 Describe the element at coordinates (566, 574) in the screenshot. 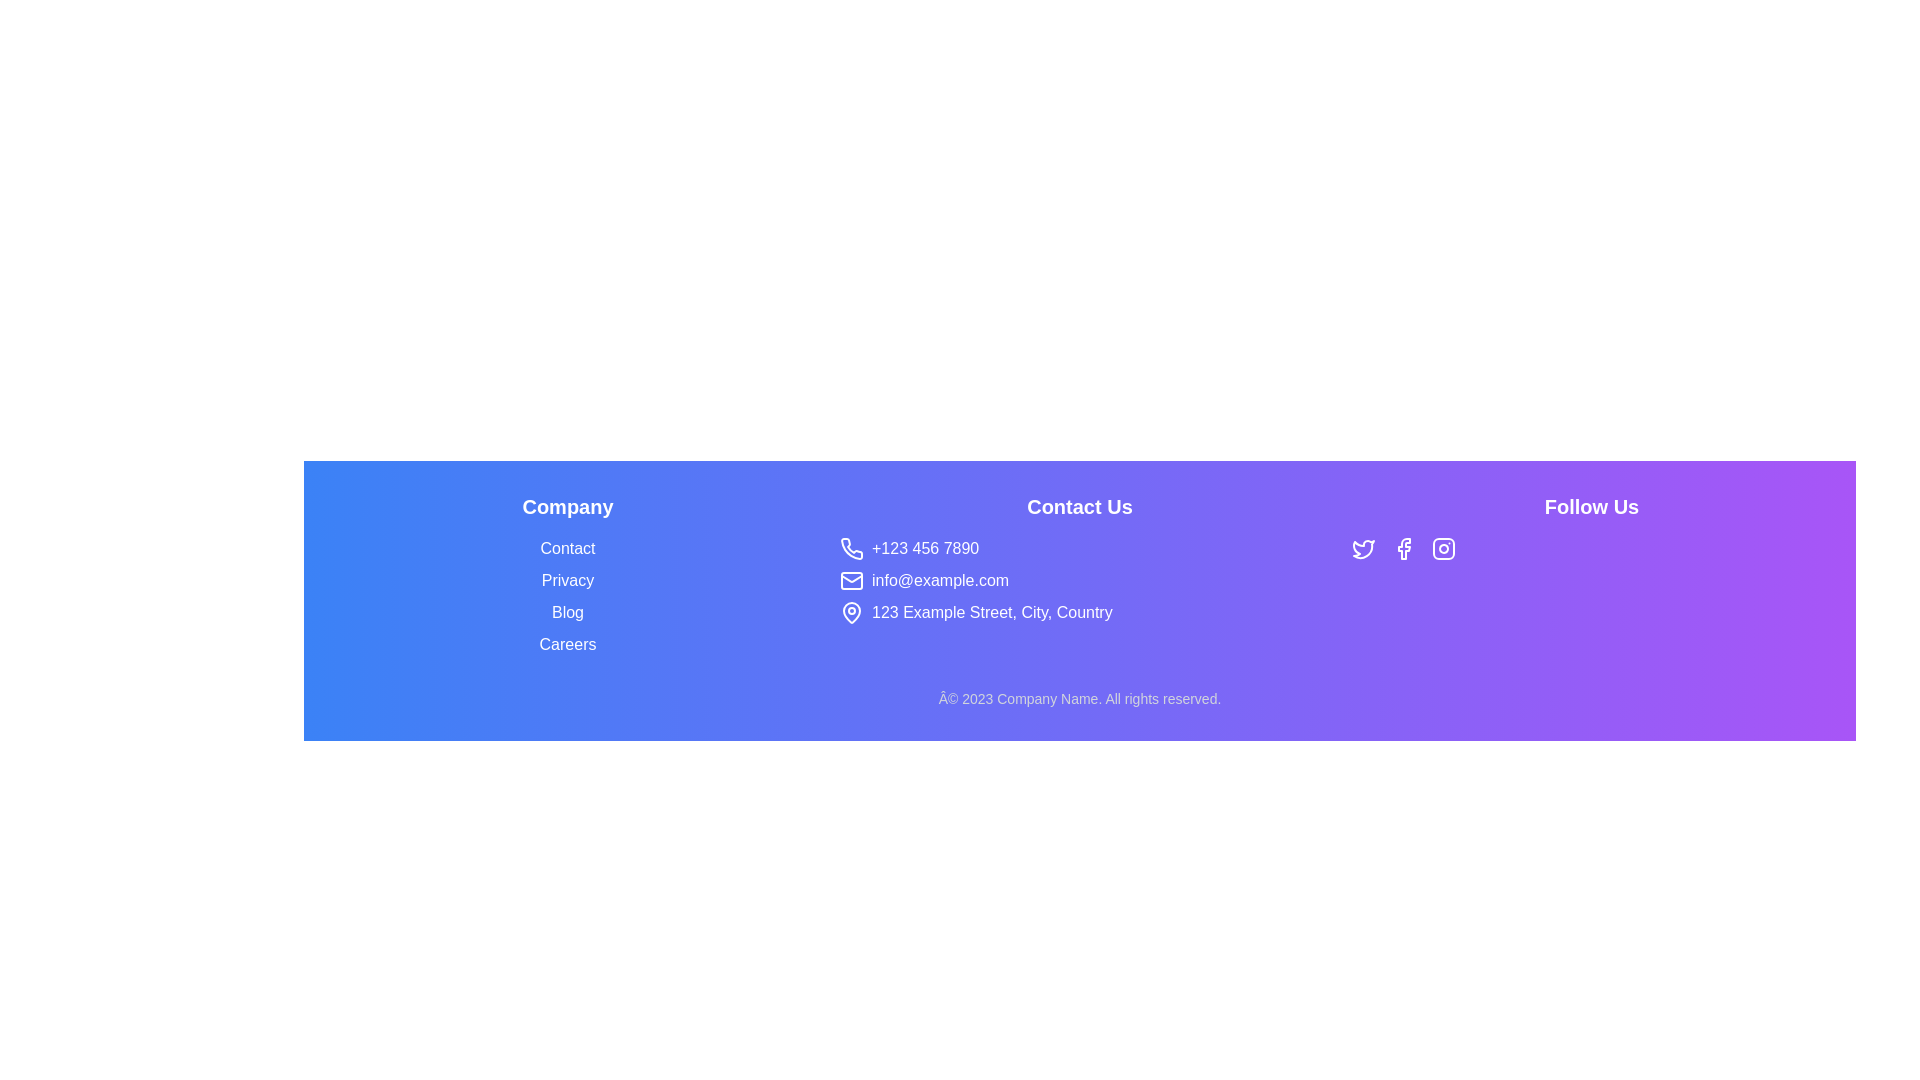

I see `the 'Privacy' hyperlink text, which is the second item in a list under the 'Company' heading, located in the leftmost column of the interface` at that location.